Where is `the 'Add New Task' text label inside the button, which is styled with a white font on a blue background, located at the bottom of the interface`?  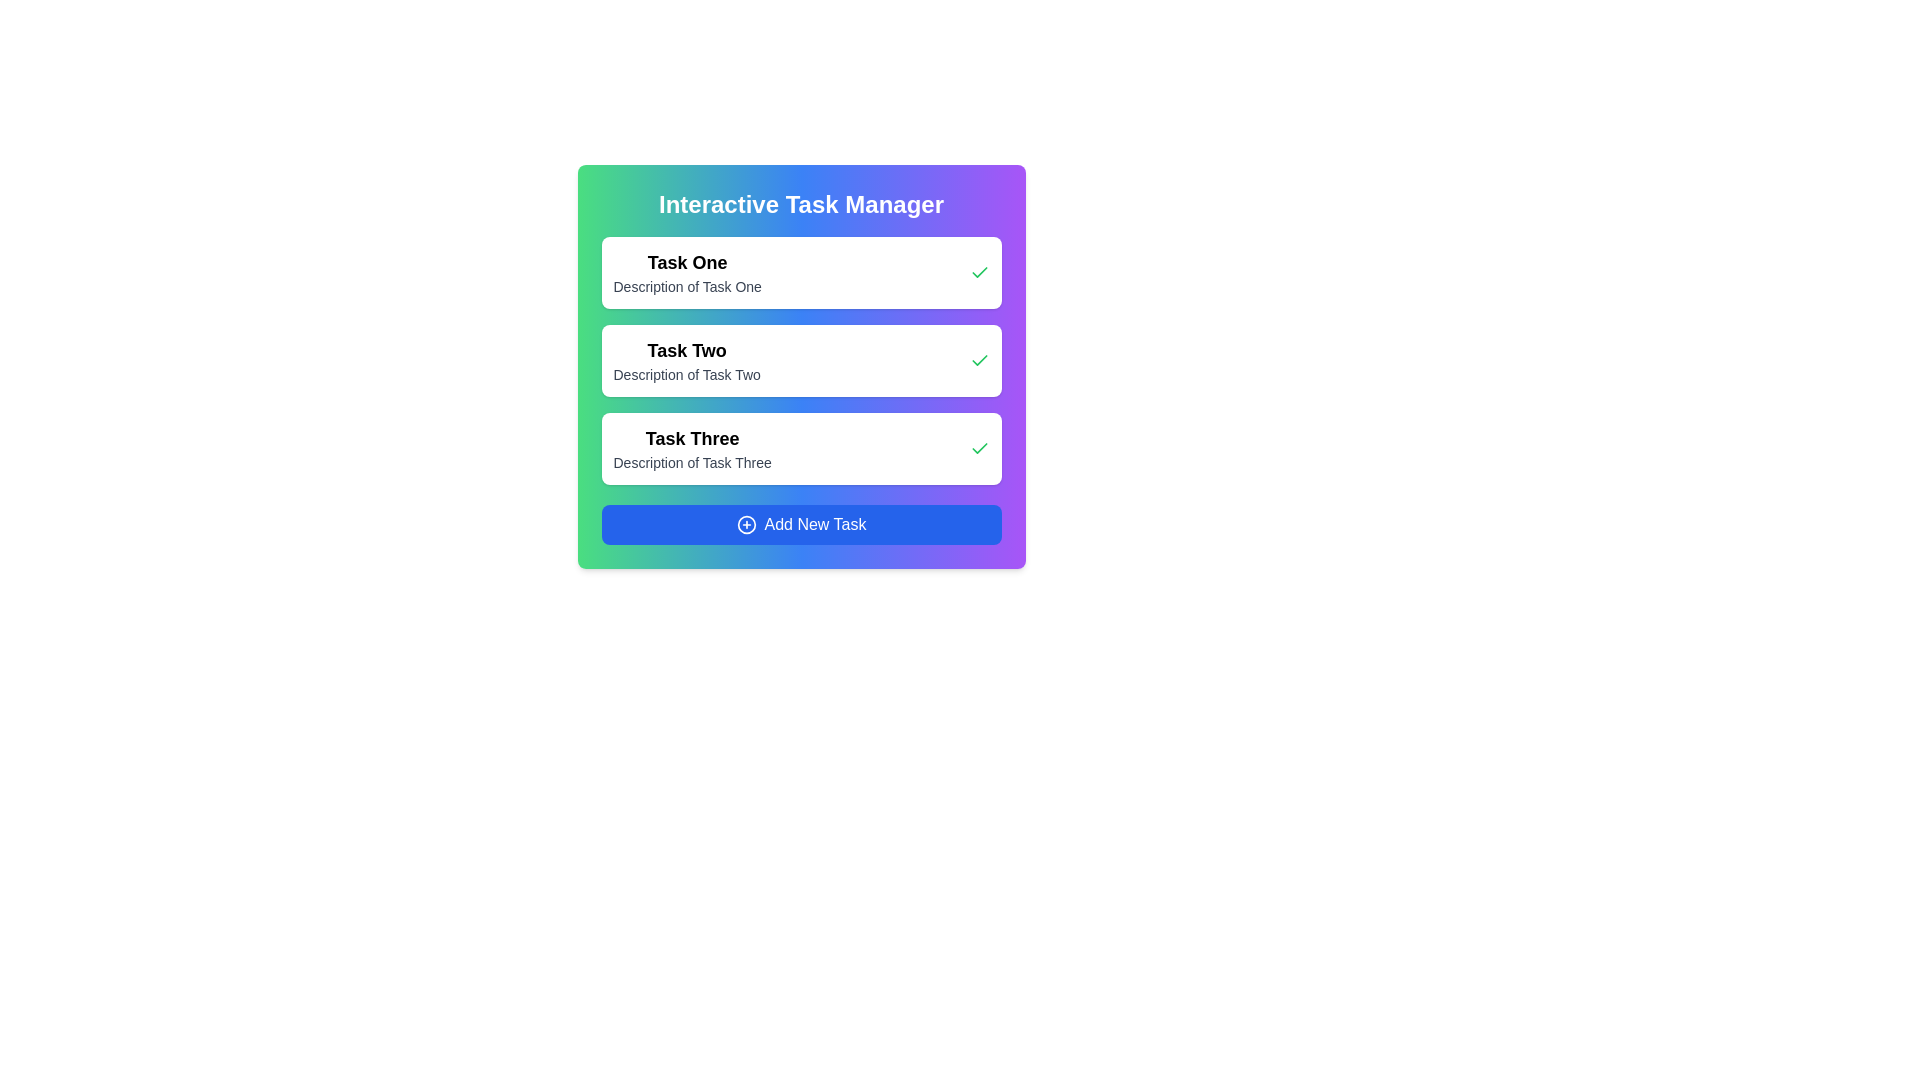
the 'Add New Task' text label inside the button, which is styled with a white font on a blue background, located at the bottom of the interface is located at coordinates (815, 523).